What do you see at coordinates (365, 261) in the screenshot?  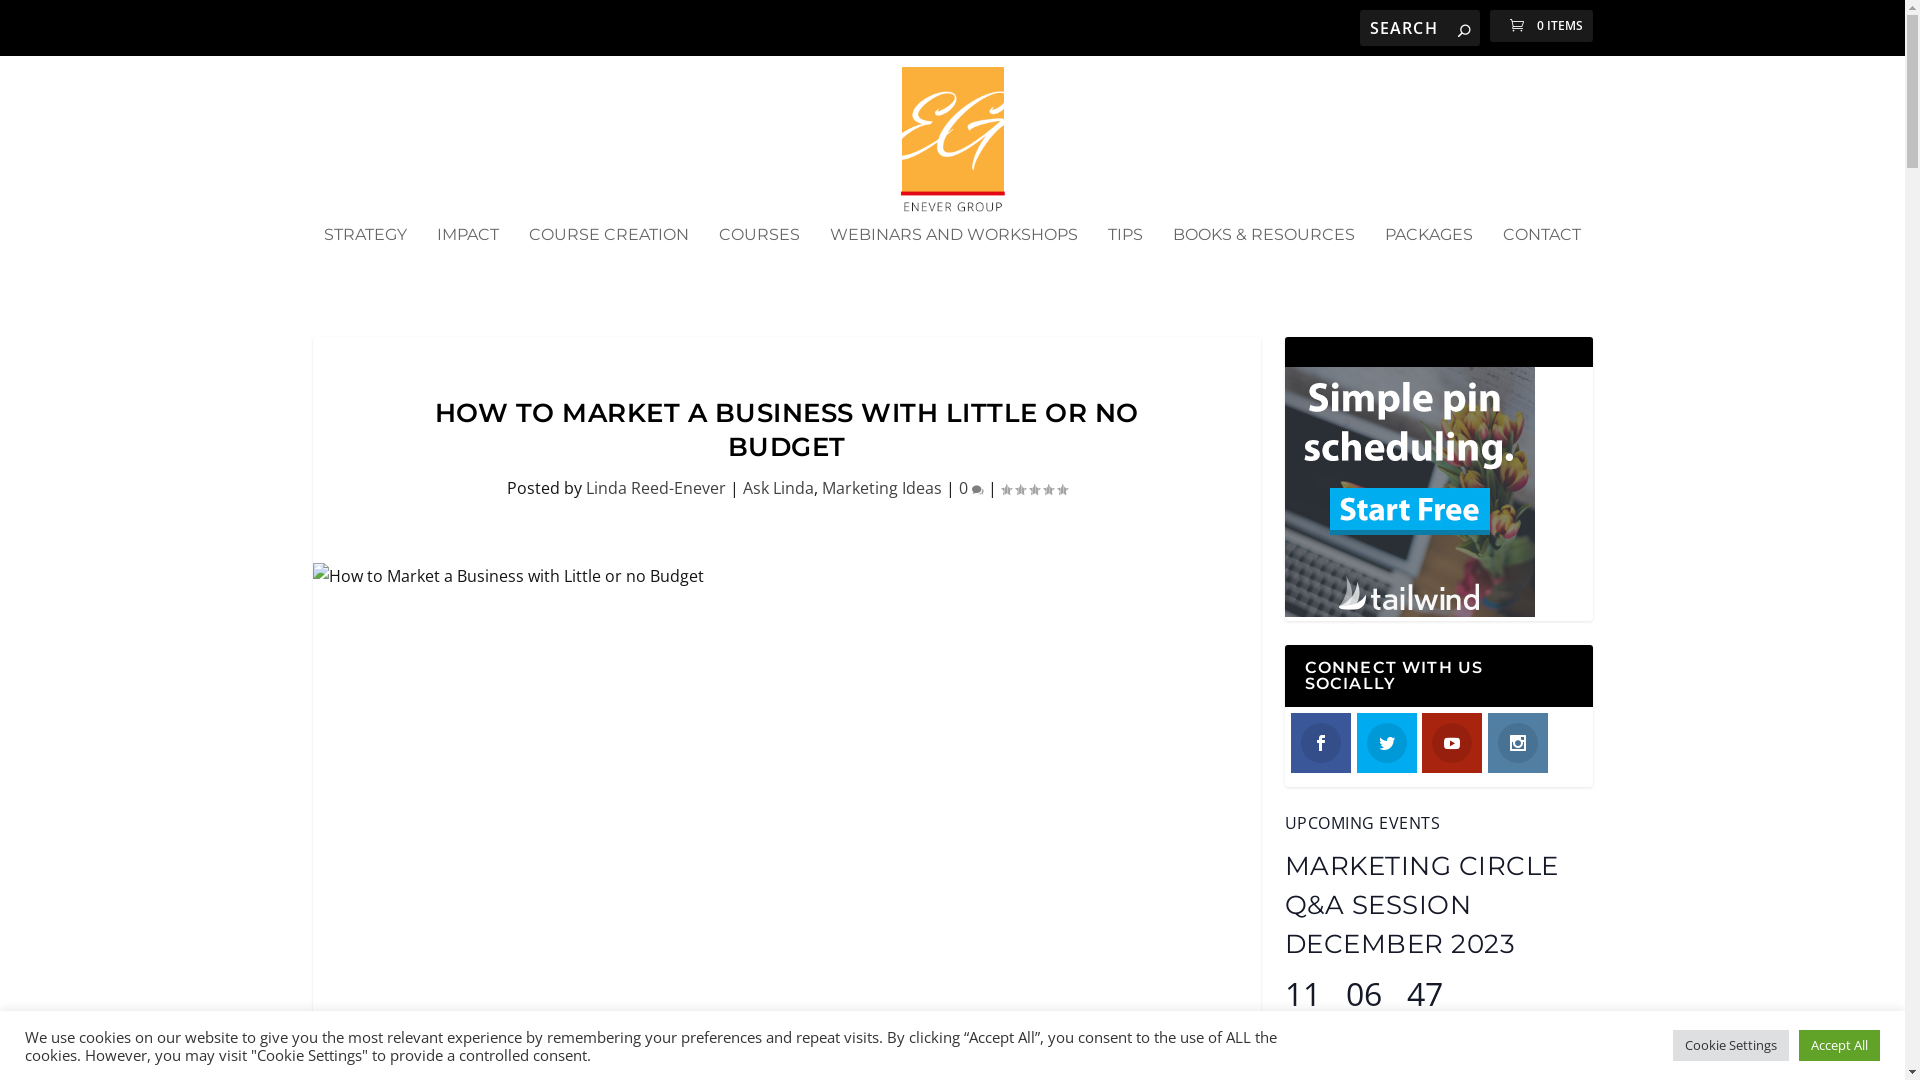 I see `'STRATEGY'` at bounding box center [365, 261].